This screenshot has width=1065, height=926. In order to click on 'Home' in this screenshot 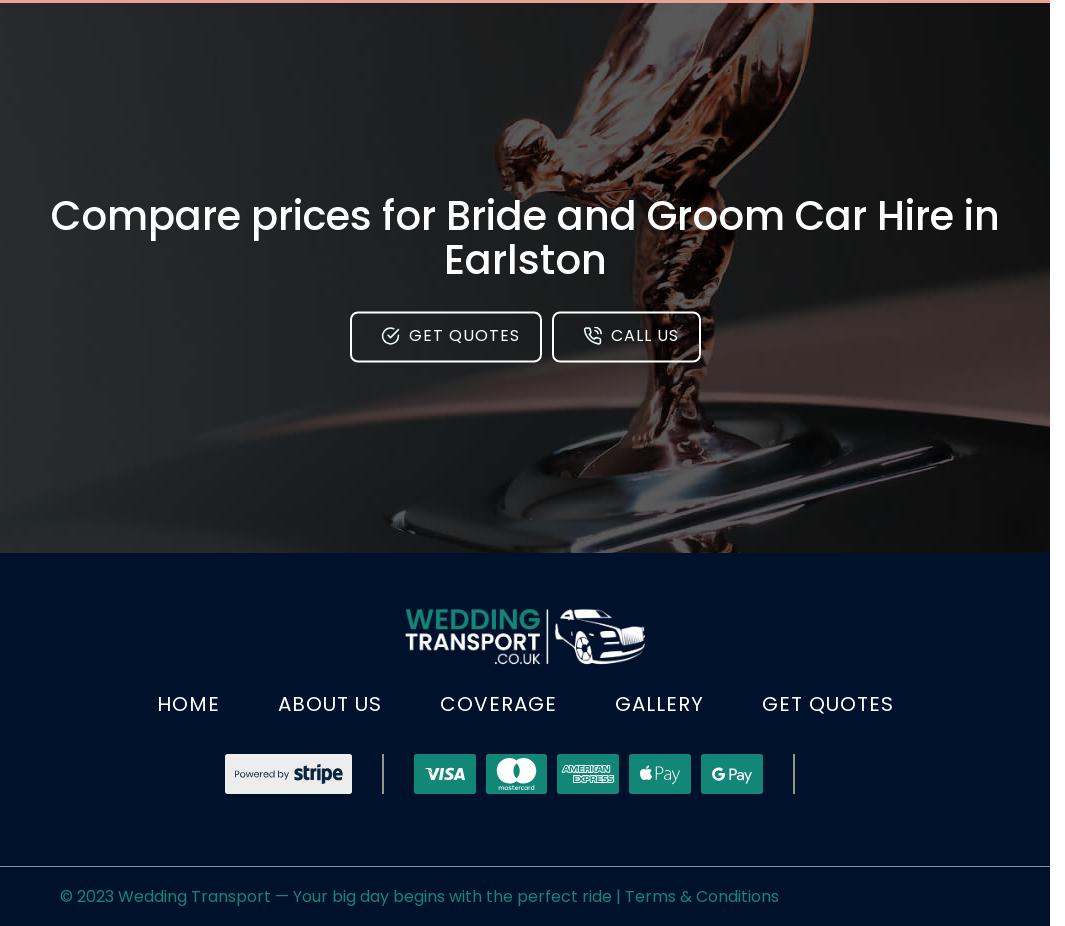, I will do `click(186, 703)`.